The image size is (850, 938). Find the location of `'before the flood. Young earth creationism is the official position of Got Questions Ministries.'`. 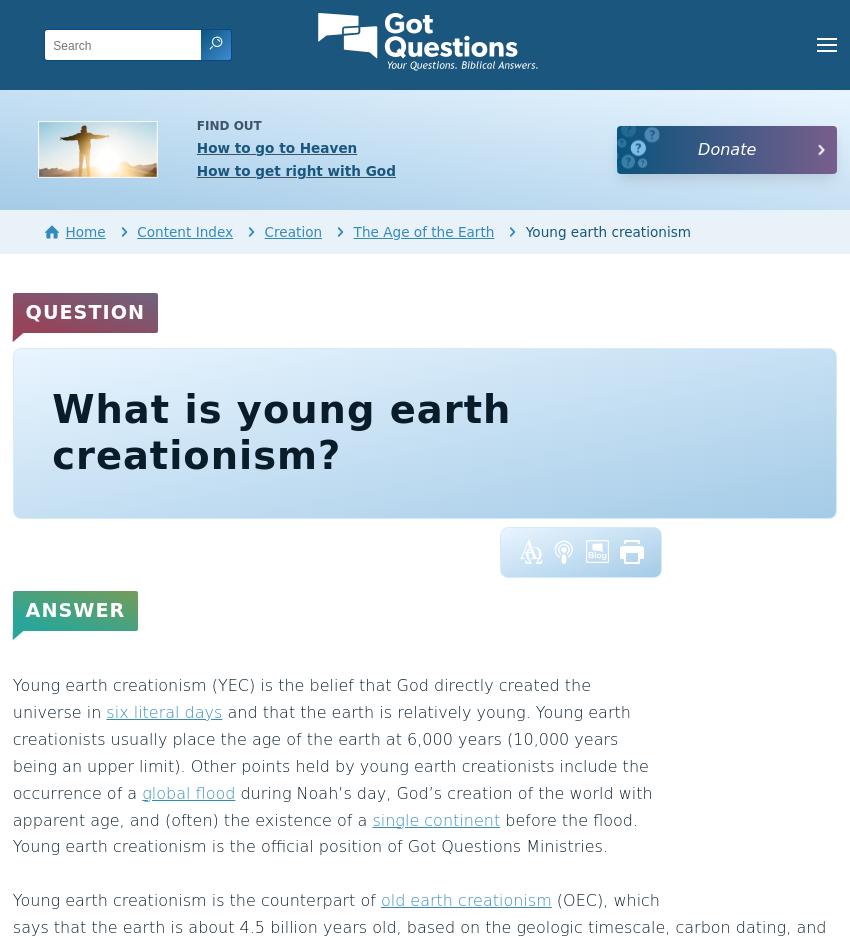

'before the flood. Young earth creationism is the official position of Got Questions Ministries.' is located at coordinates (325, 833).